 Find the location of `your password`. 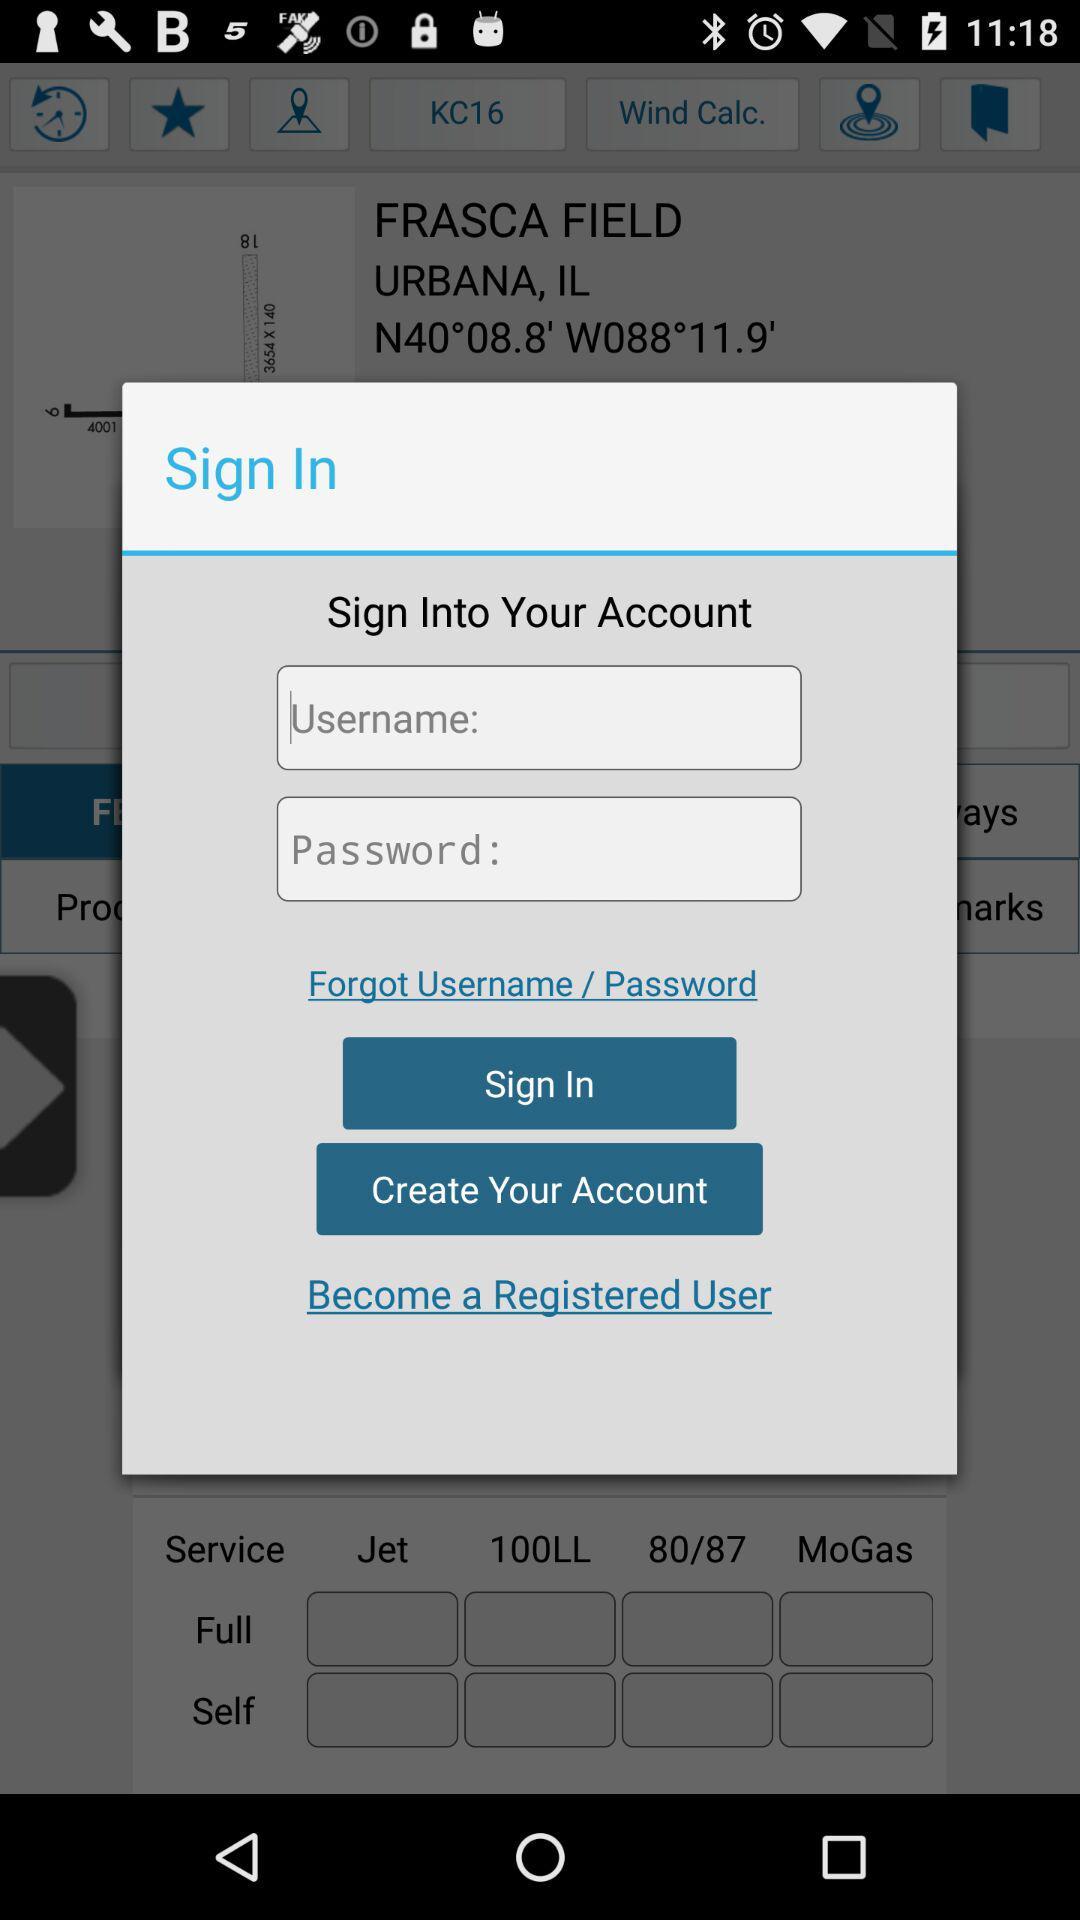

your password is located at coordinates (538, 849).